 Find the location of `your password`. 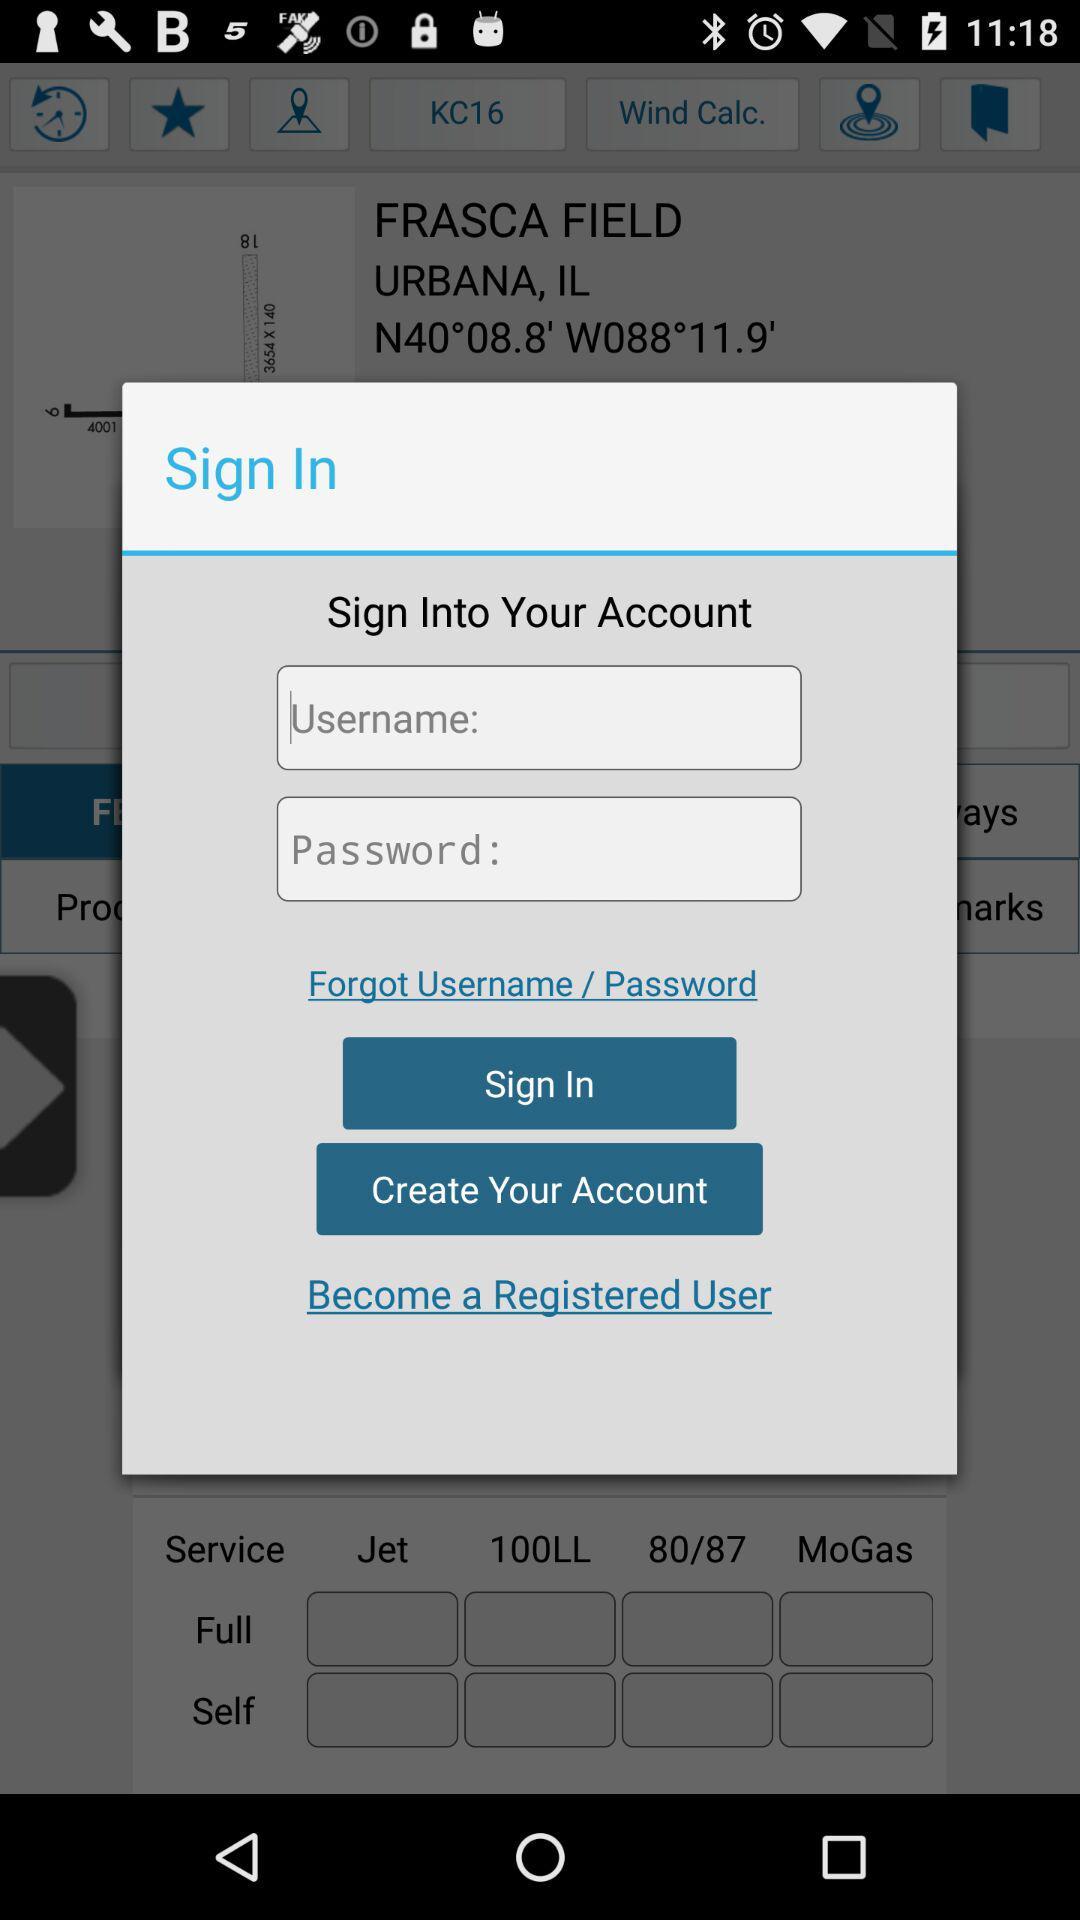

your password is located at coordinates (538, 849).